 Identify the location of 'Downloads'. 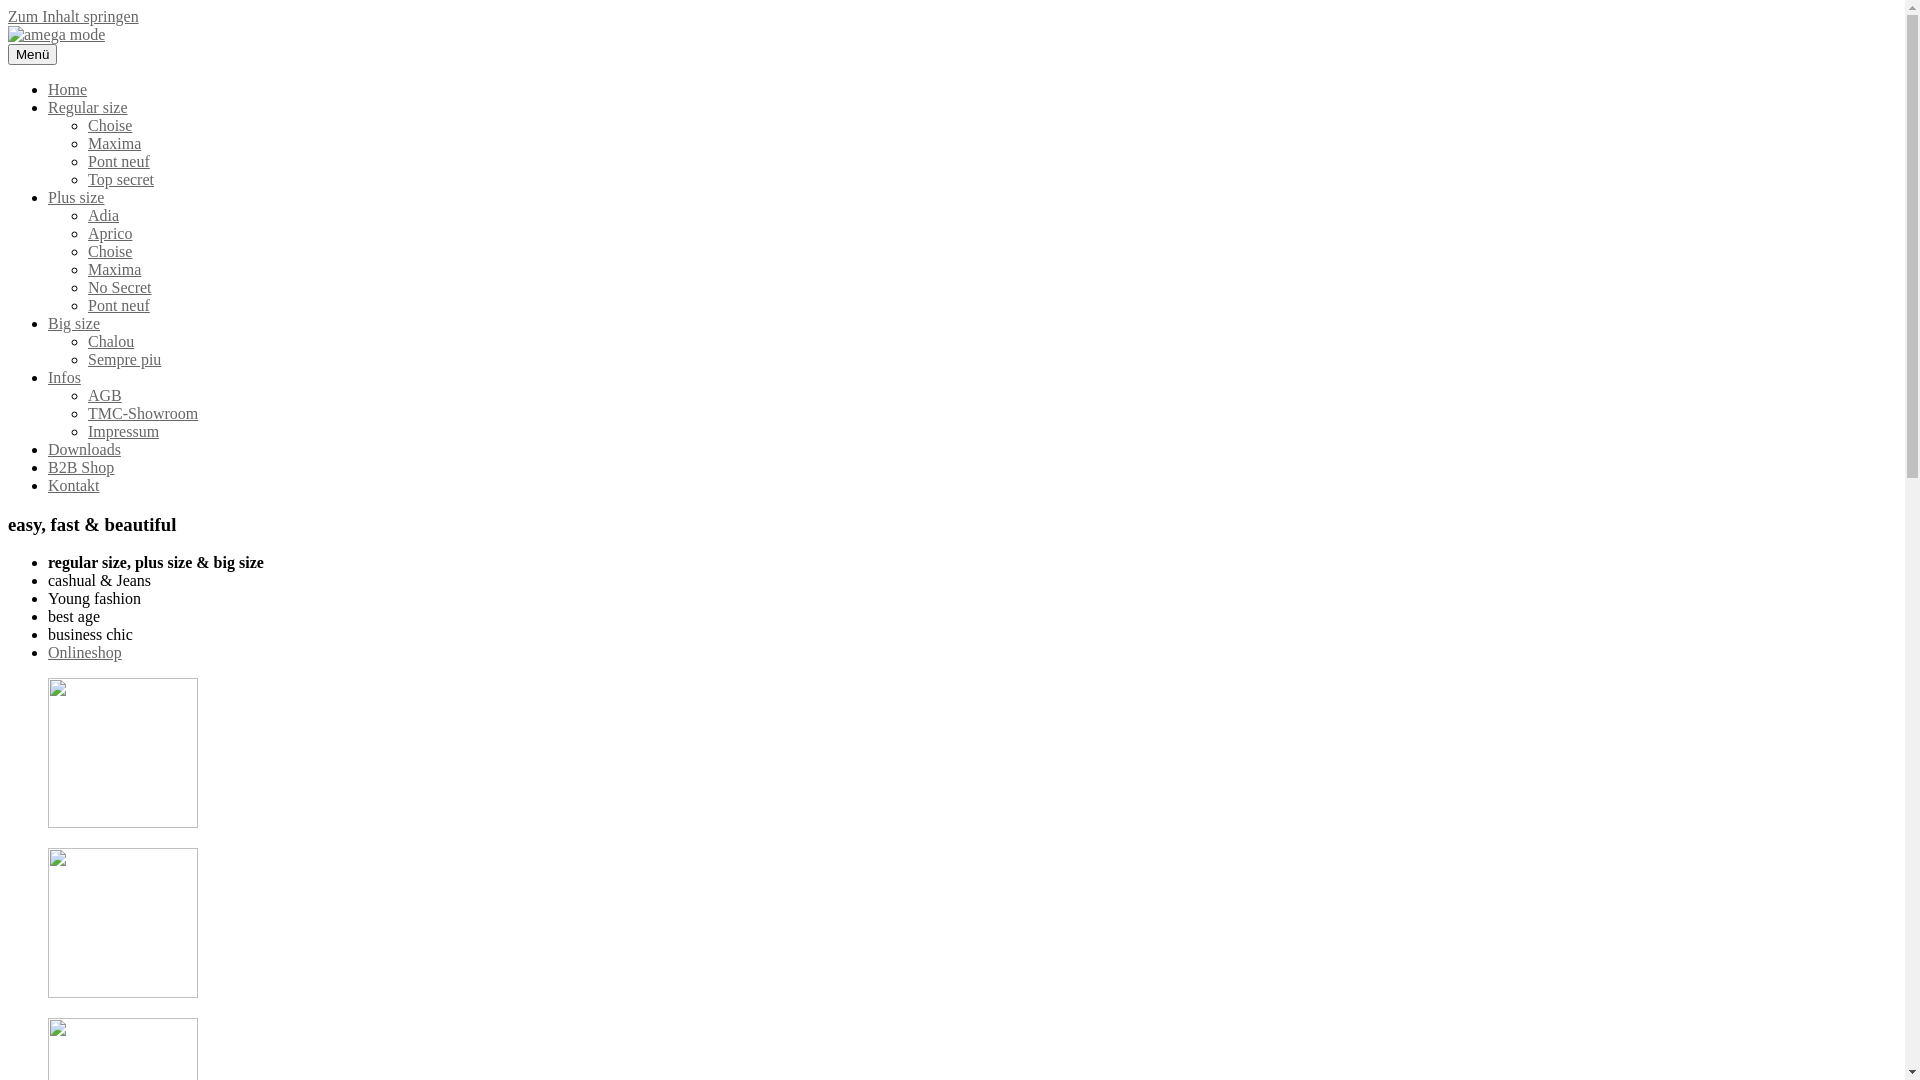
(83, 448).